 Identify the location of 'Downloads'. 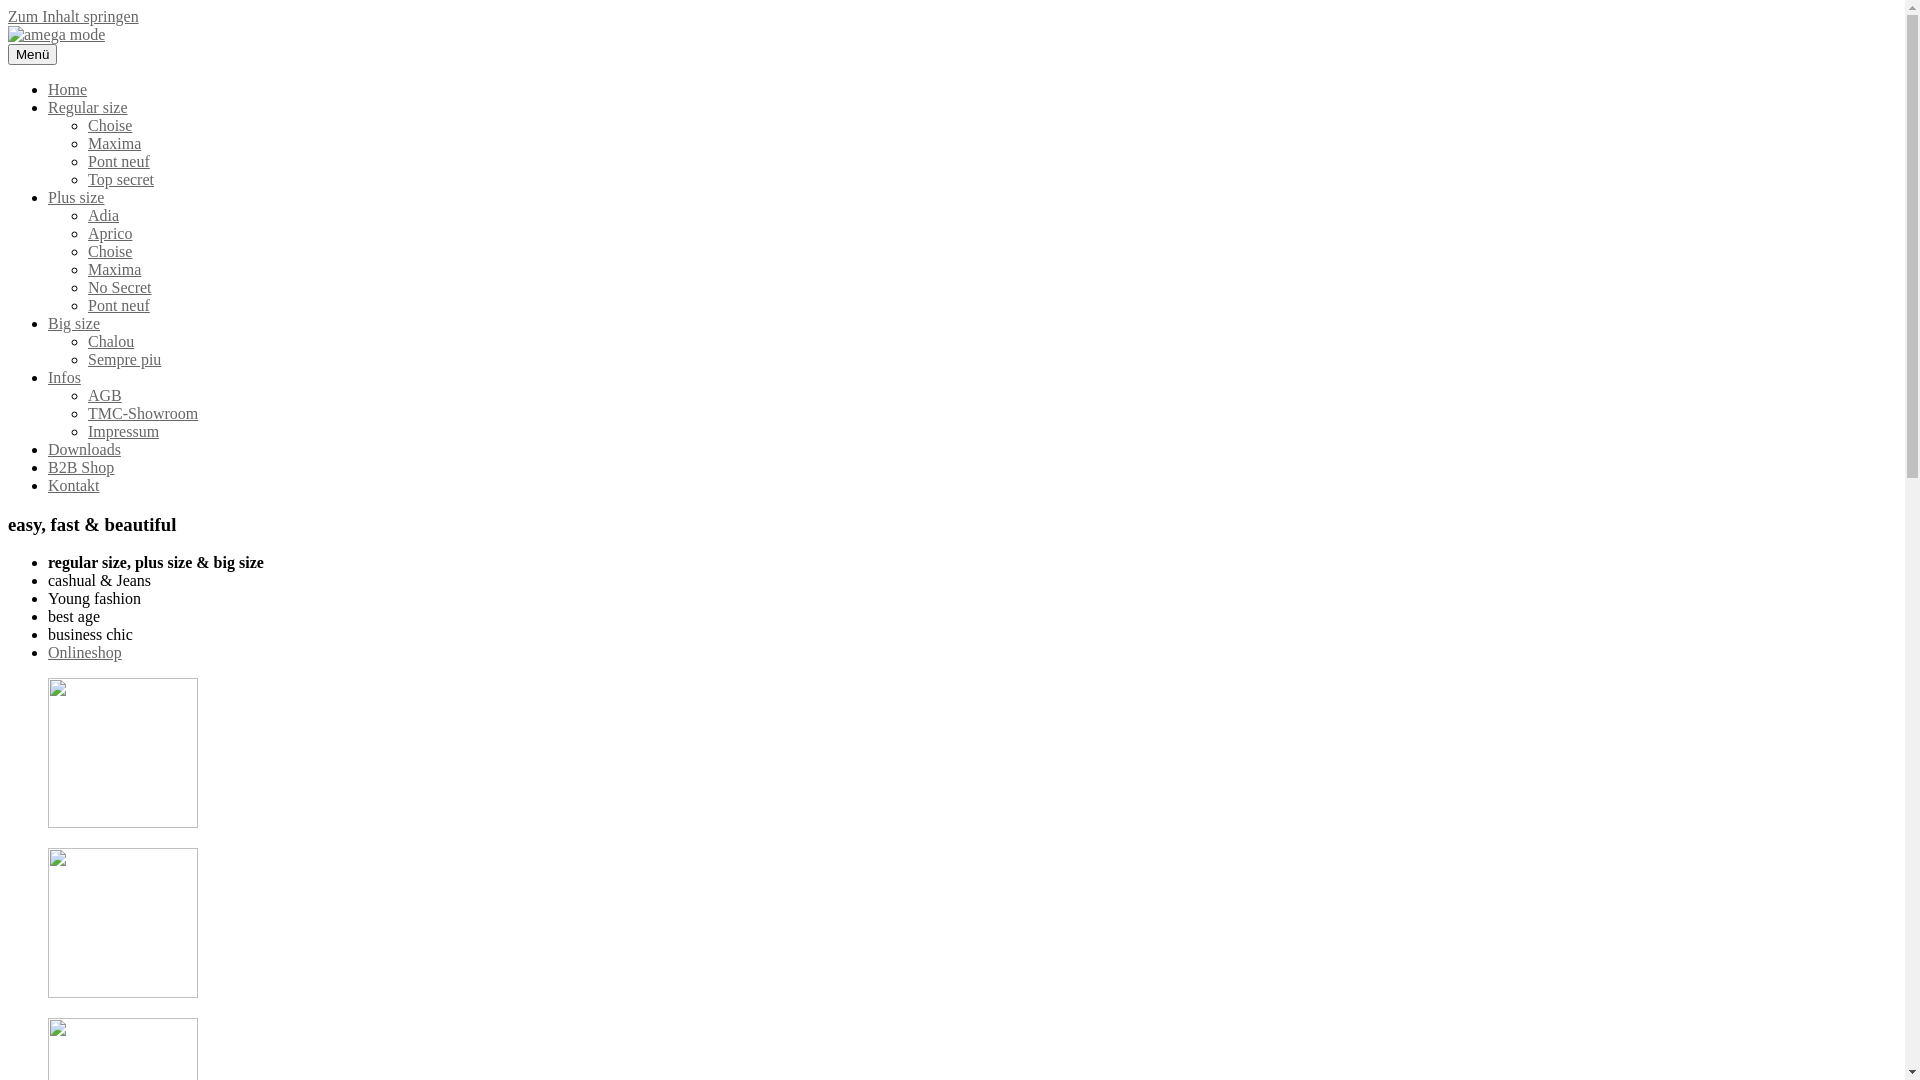
(83, 448).